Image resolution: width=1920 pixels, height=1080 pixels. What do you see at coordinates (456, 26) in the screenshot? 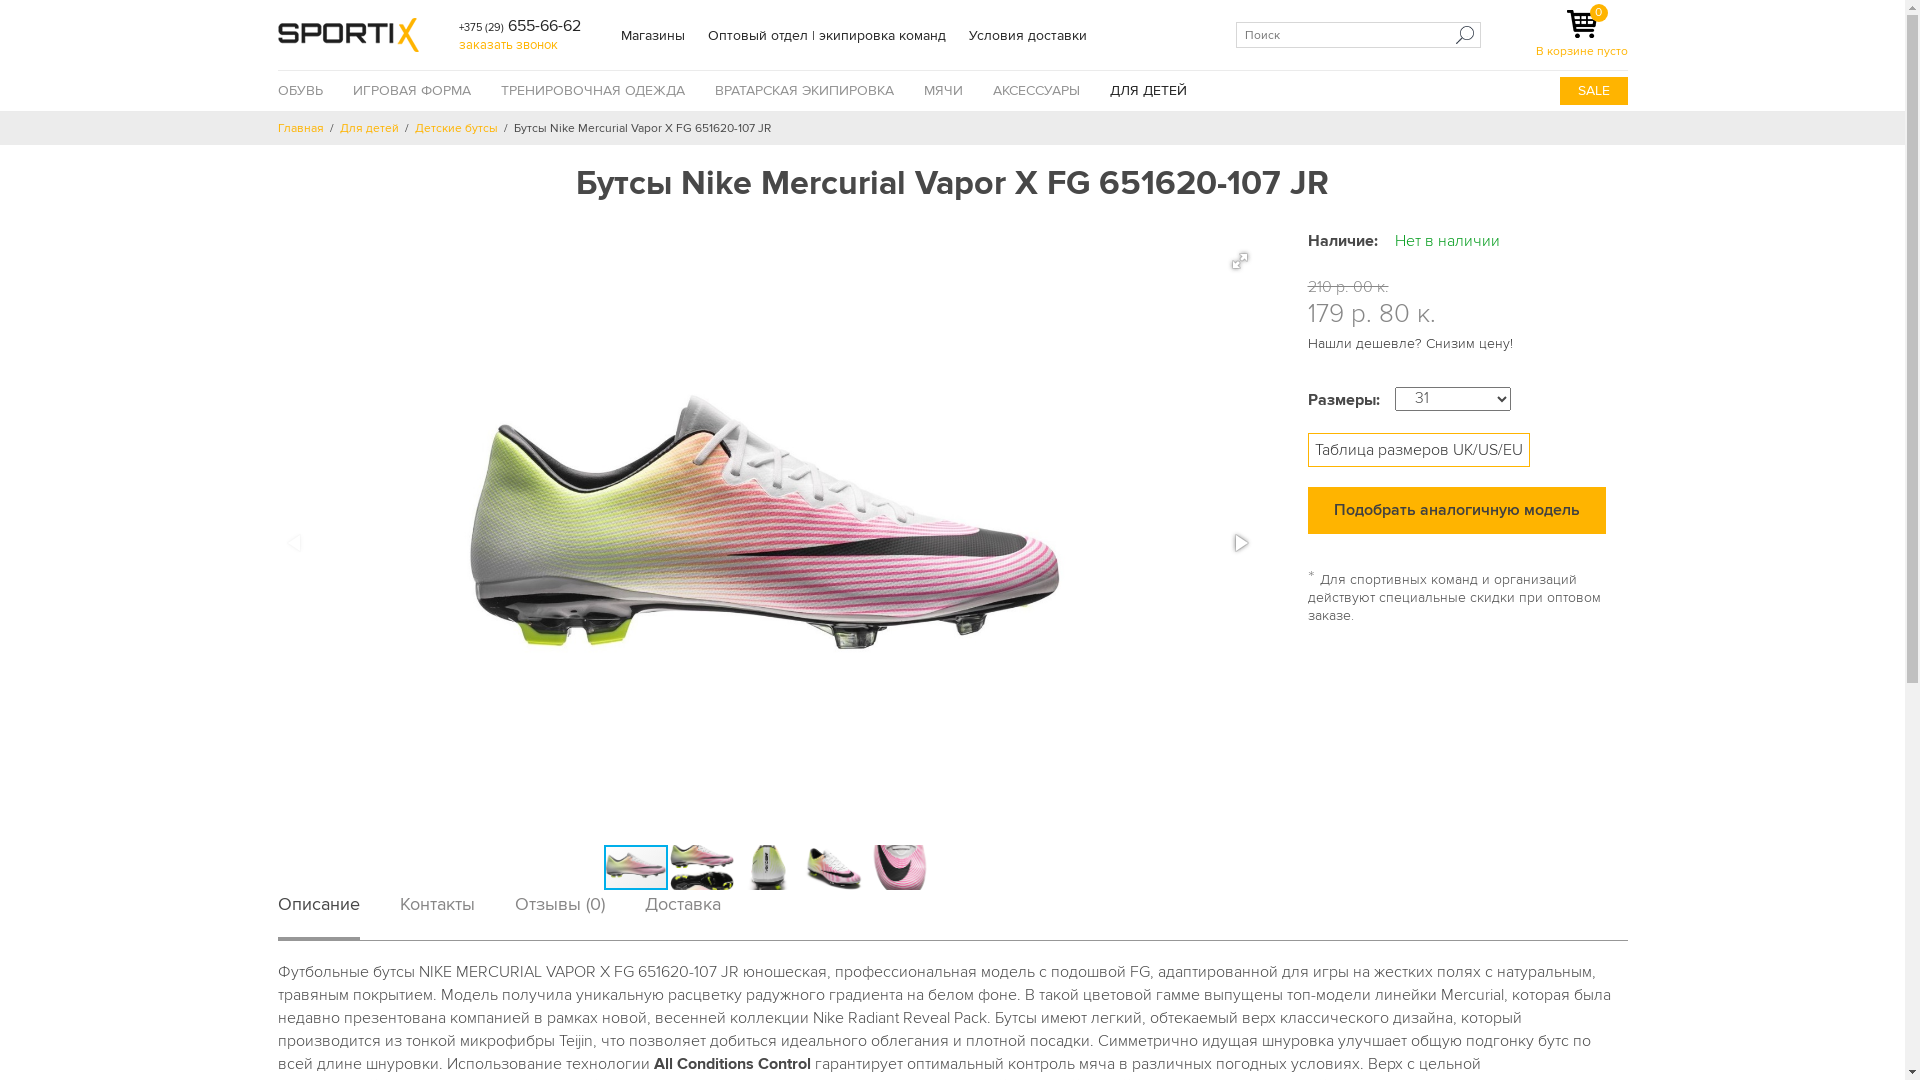
I see `'+375 (29) 655-66-62'` at bounding box center [456, 26].